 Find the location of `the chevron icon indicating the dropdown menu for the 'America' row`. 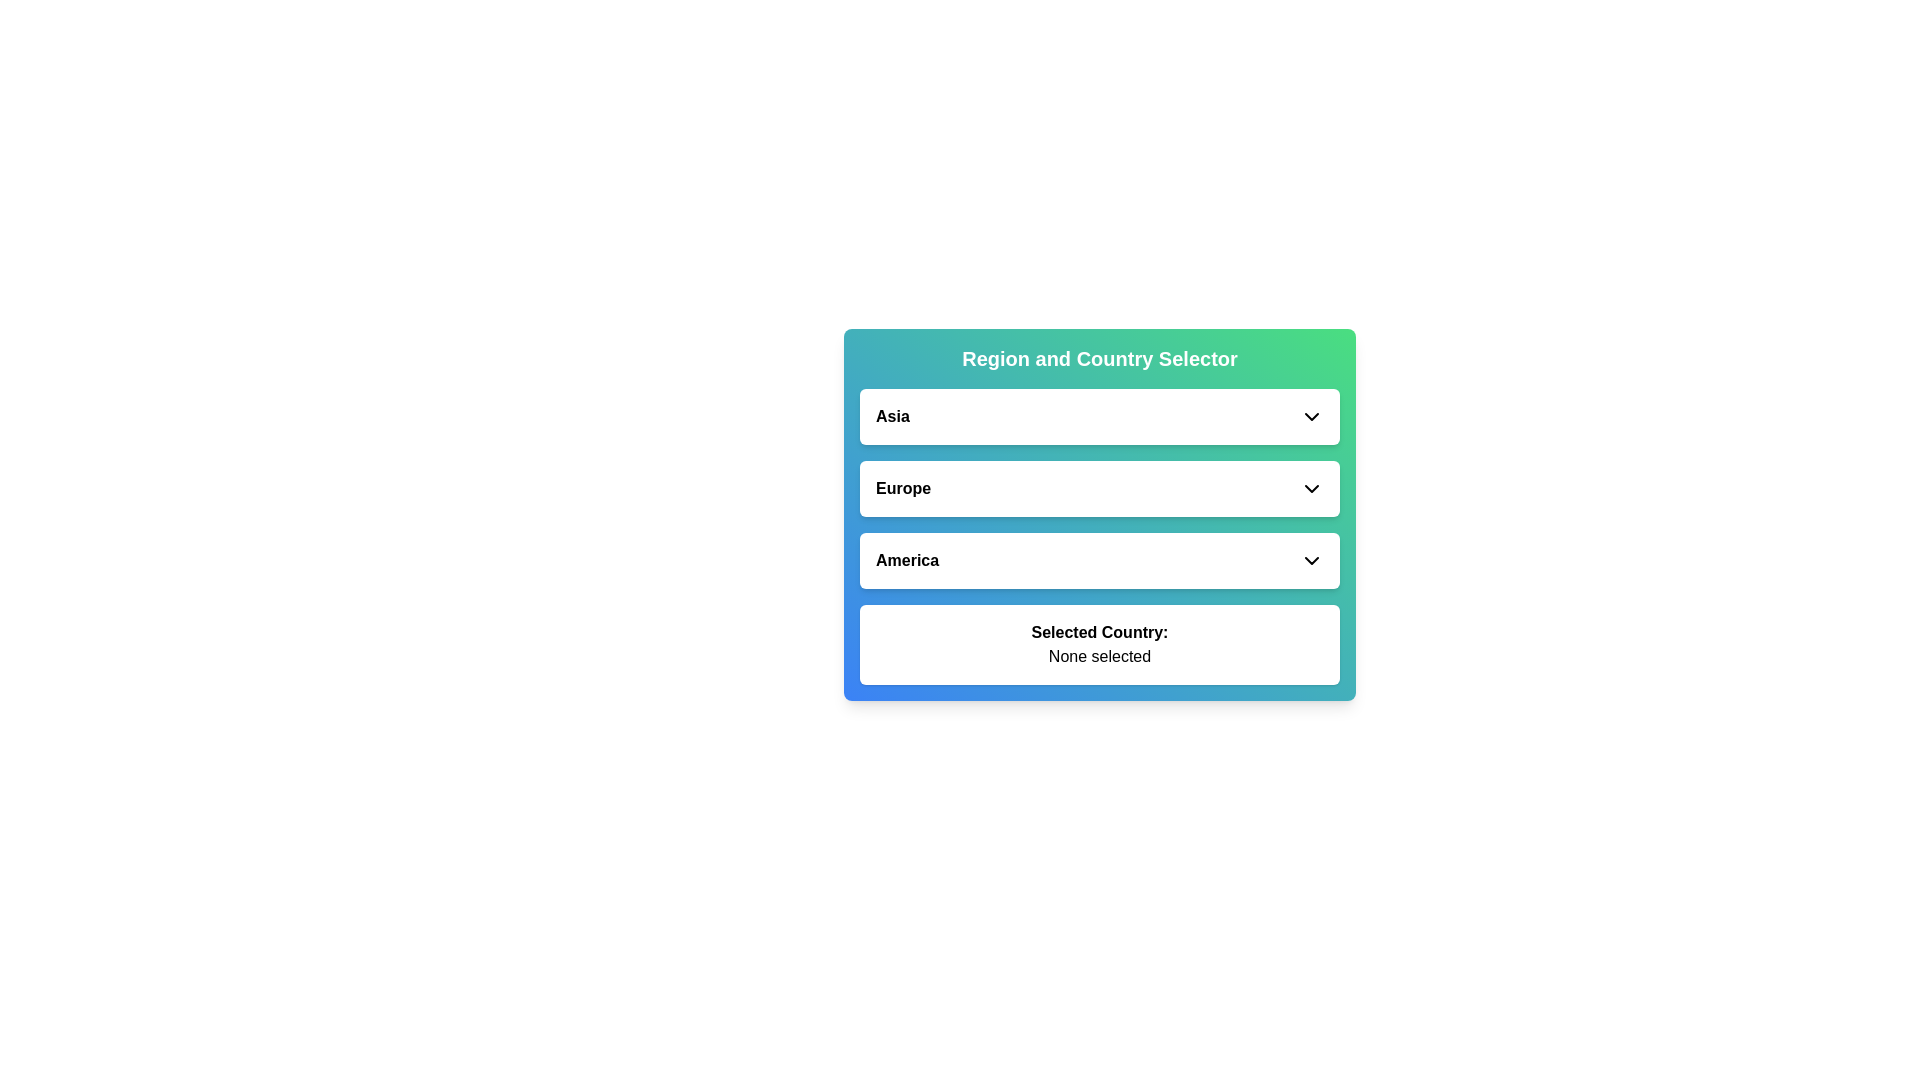

the chevron icon indicating the dropdown menu for the 'America' row is located at coordinates (1311, 560).